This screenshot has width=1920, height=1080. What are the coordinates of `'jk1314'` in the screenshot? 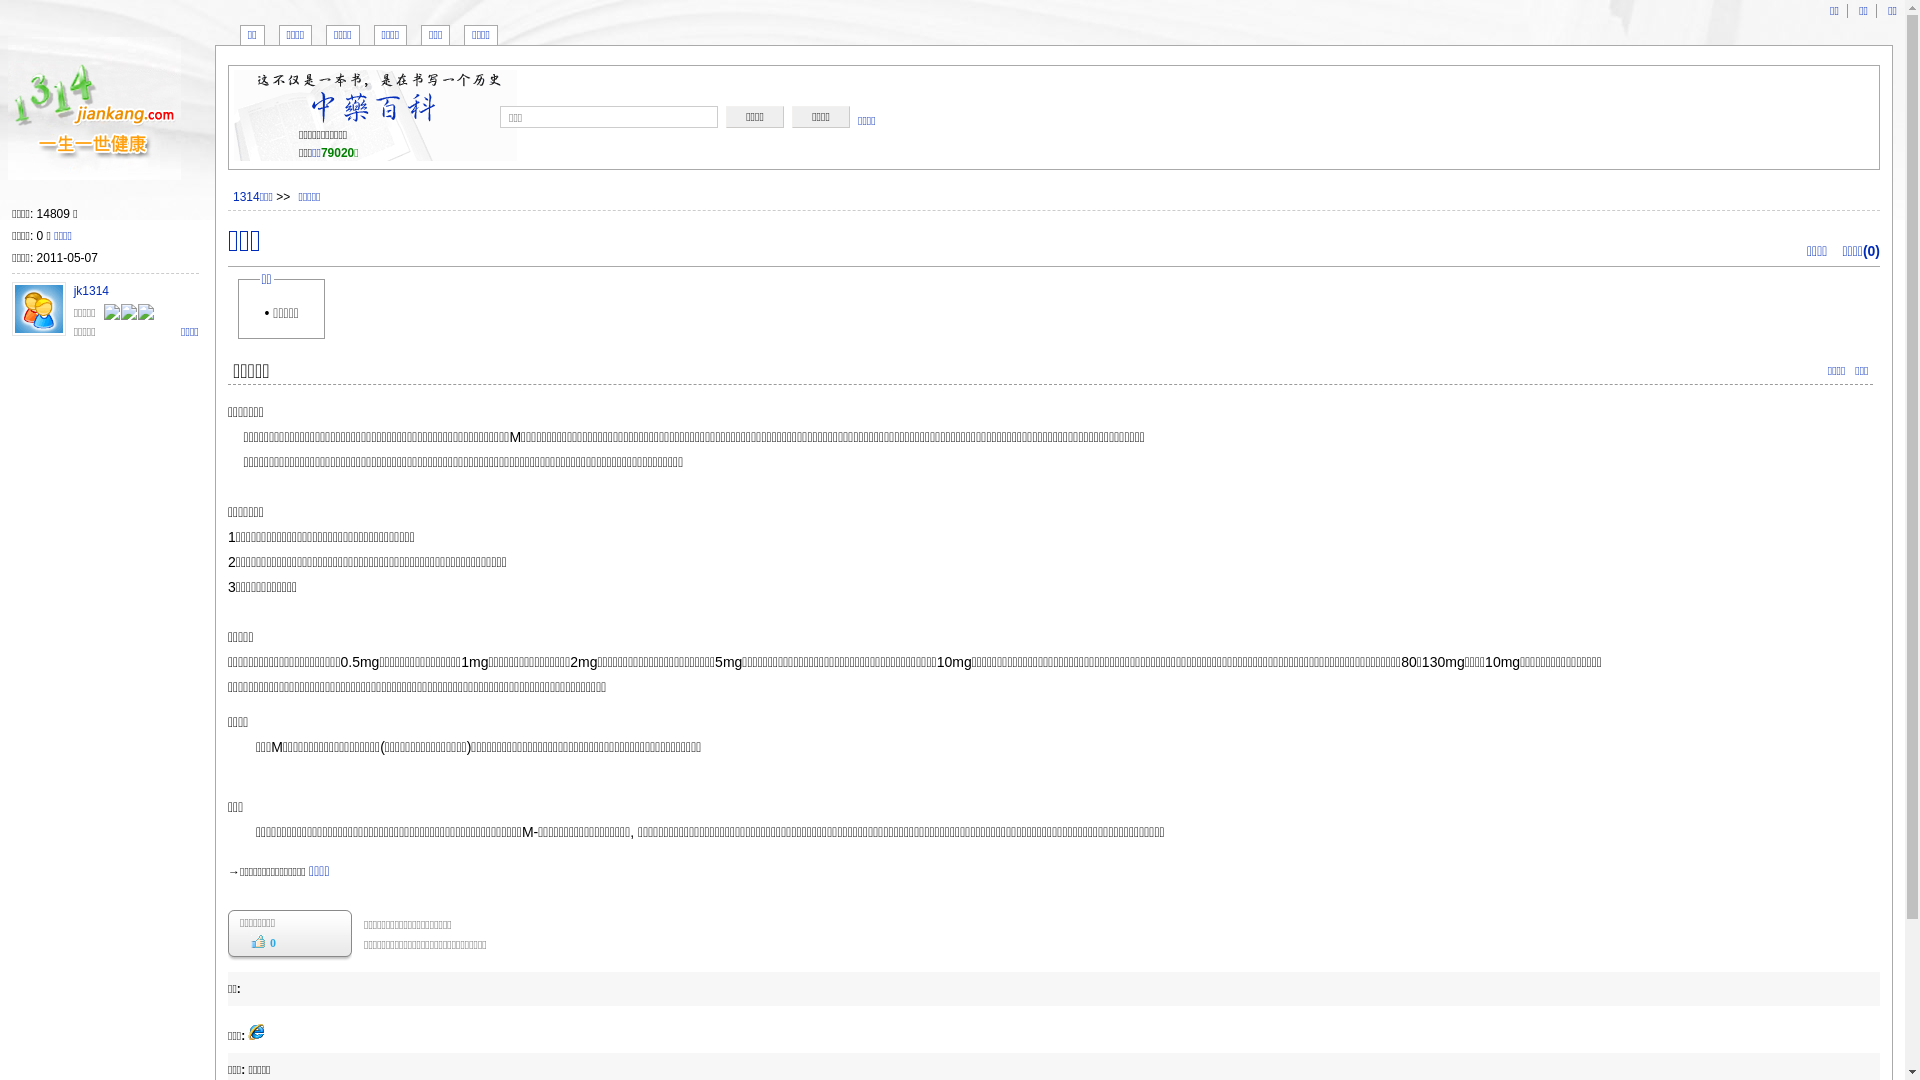 It's located at (90, 291).